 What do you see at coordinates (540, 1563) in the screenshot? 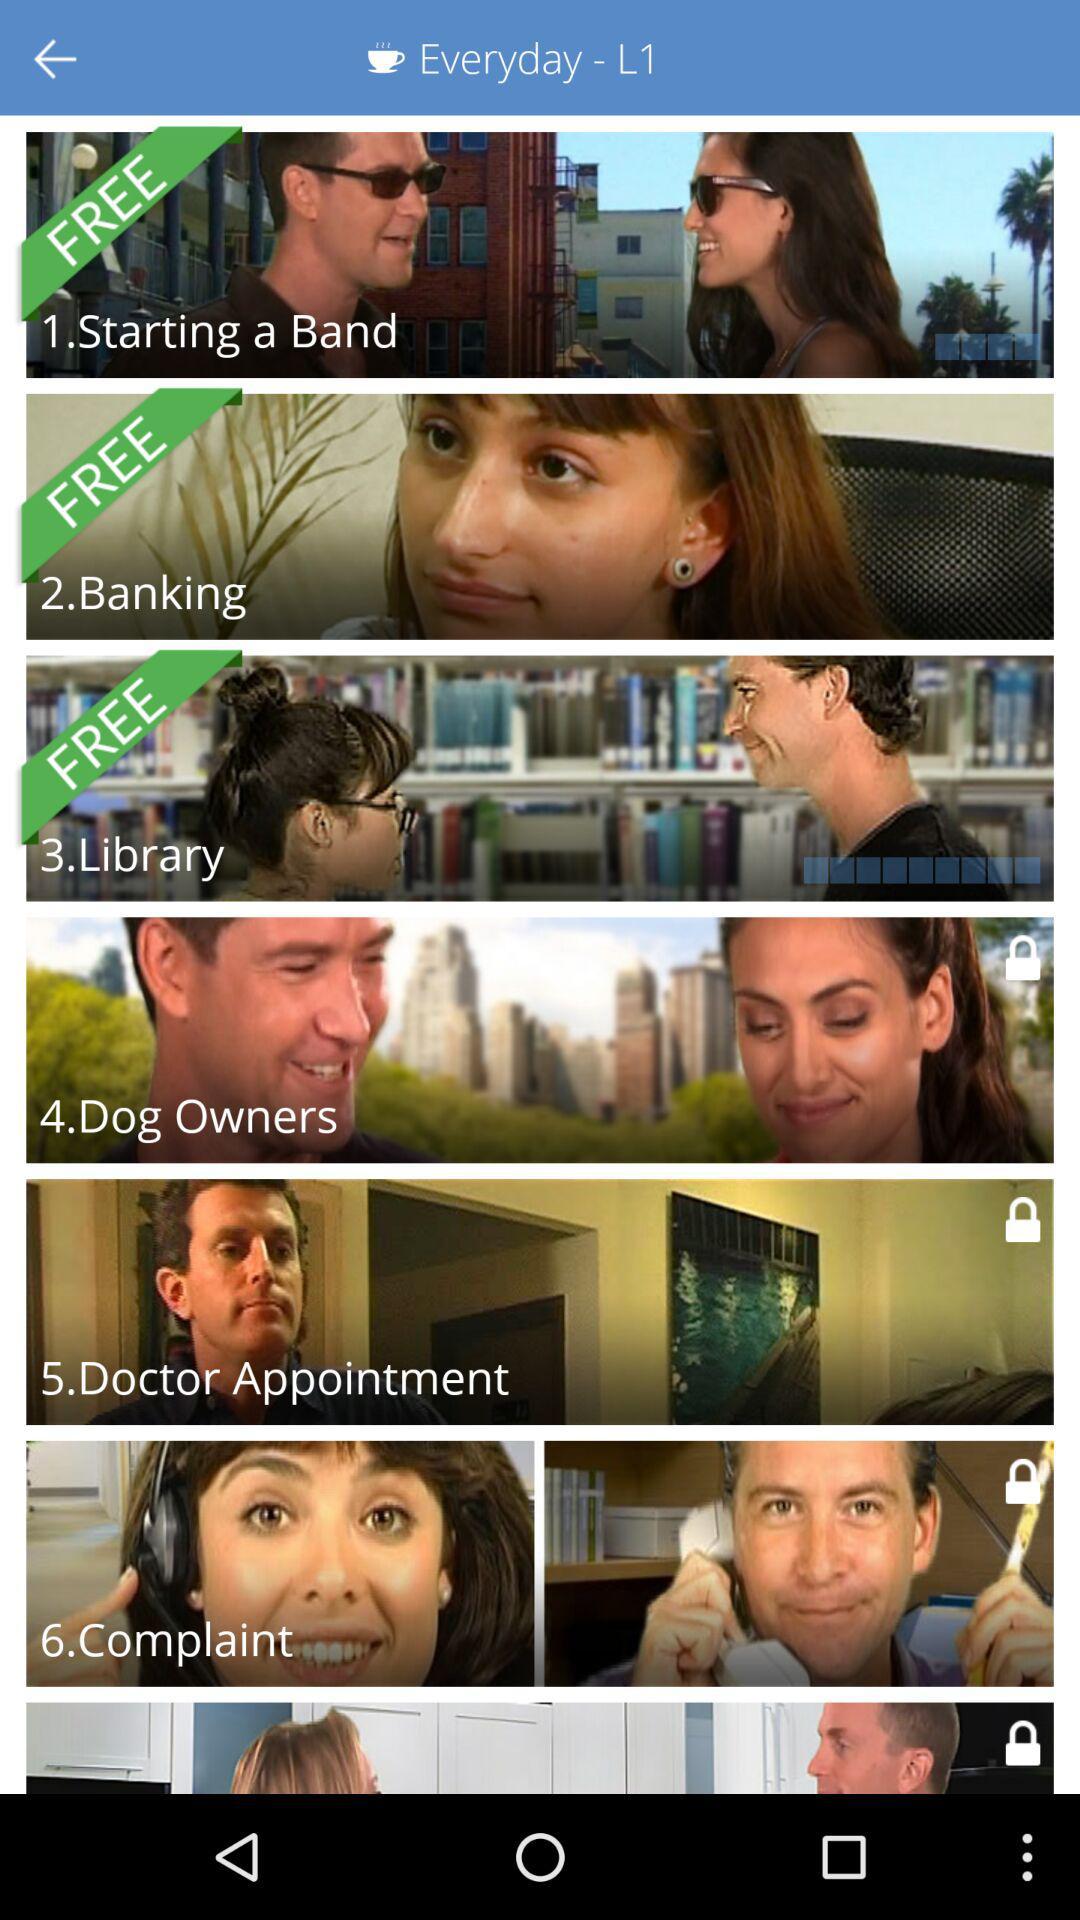
I see `the sixth complaint image` at bounding box center [540, 1563].